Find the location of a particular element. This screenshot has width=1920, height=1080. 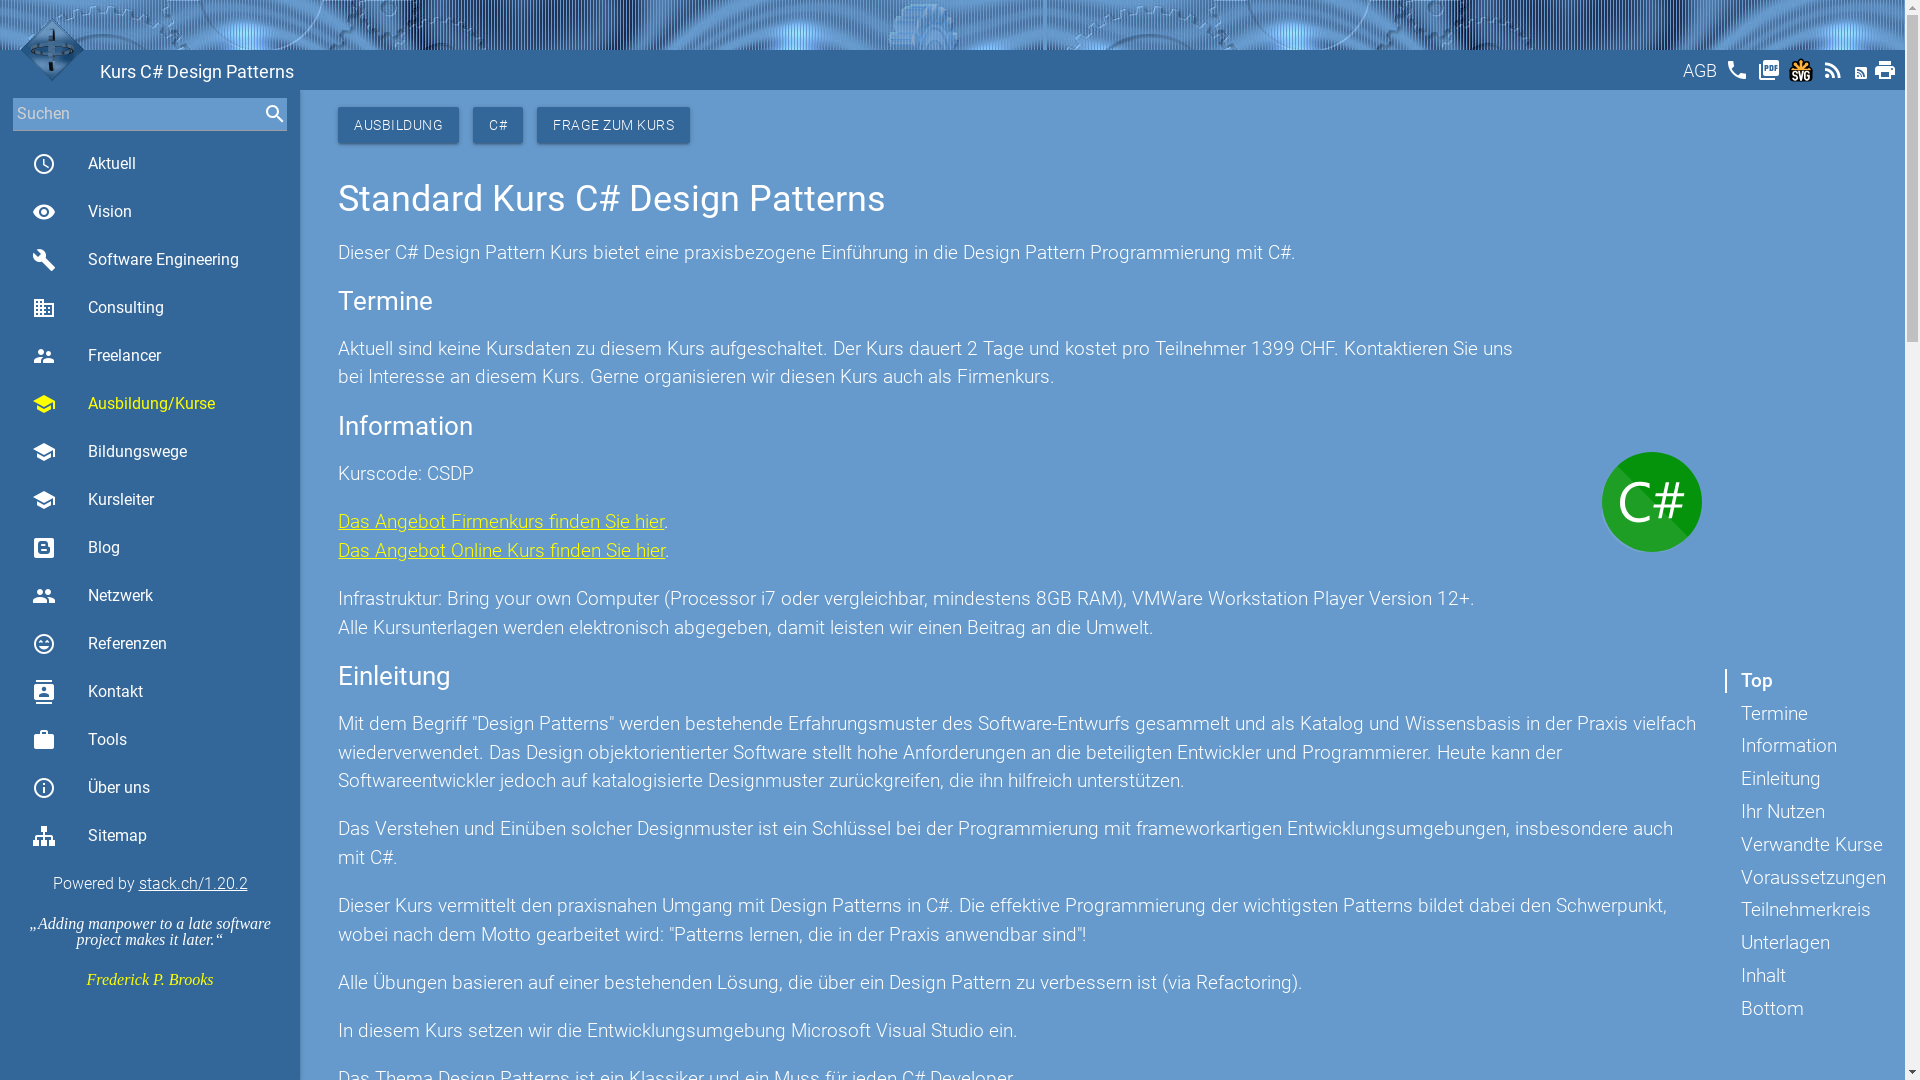

'sentiment_very_satisfied is located at coordinates (148, 644).